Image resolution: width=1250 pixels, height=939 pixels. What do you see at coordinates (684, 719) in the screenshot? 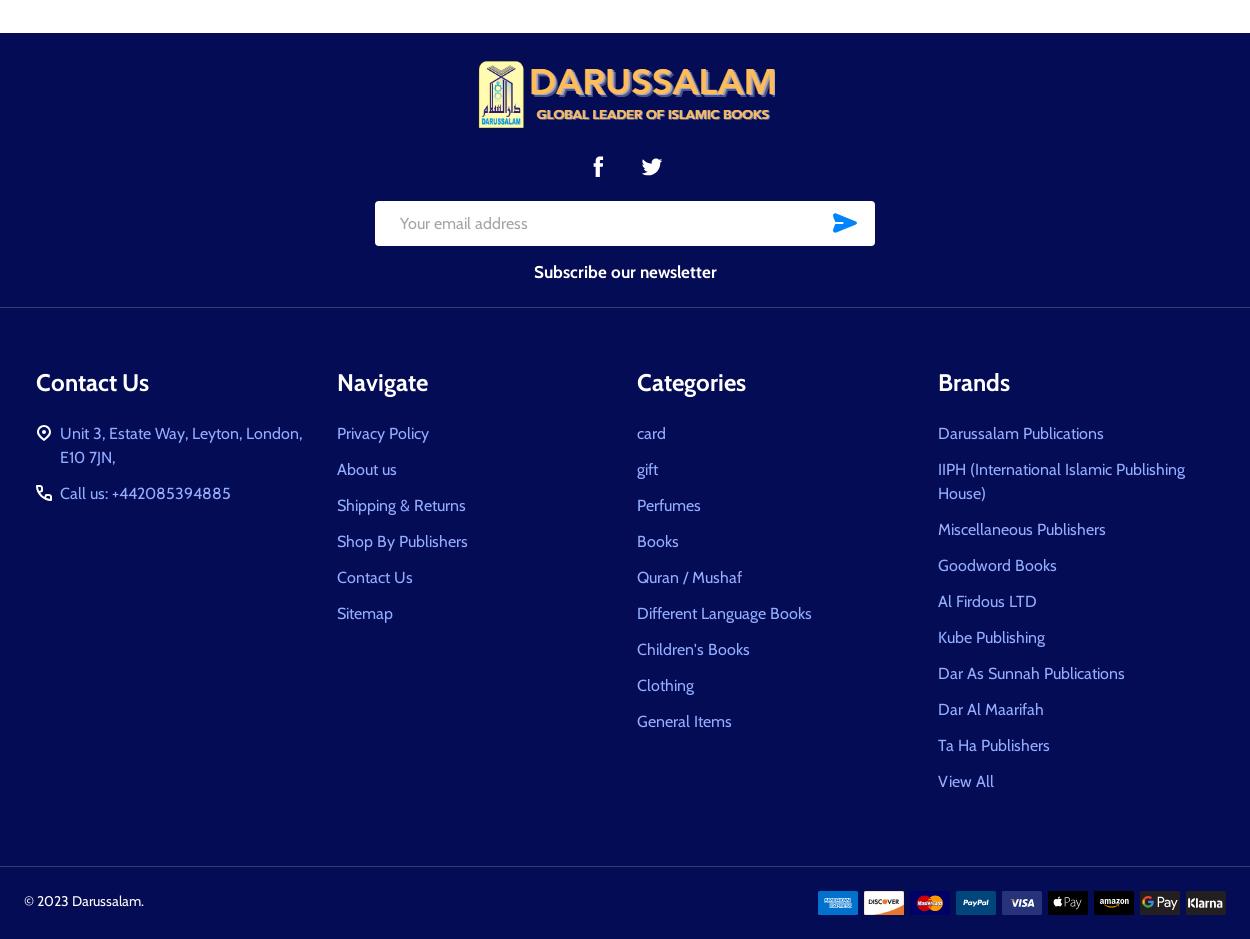
I see `'General Items'` at bounding box center [684, 719].